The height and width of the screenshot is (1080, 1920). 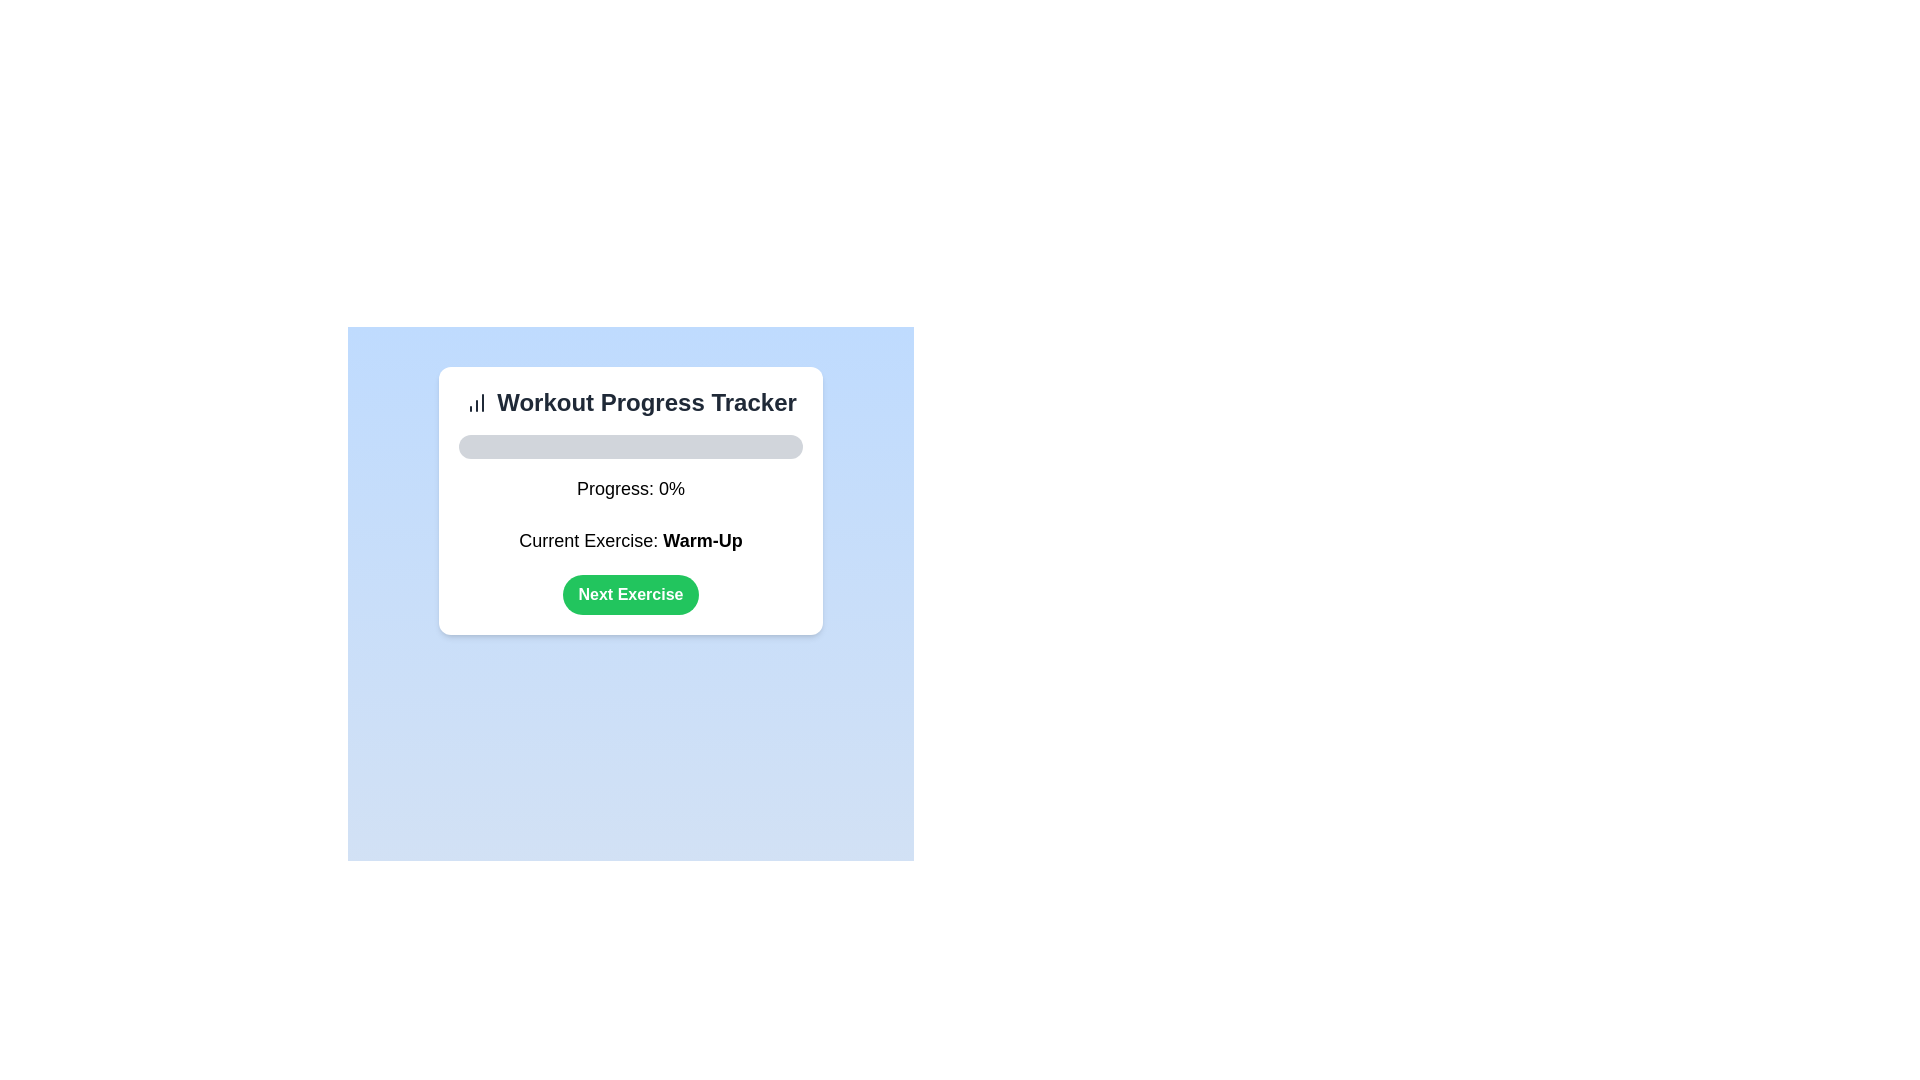 What do you see at coordinates (629, 402) in the screenshot?
I see `the bold text label displaying 'Workout Progress Tracker' with the accompanying bar chart icon, located at the top of a white rounded-rectangle card` at bounding box center [629, 402].